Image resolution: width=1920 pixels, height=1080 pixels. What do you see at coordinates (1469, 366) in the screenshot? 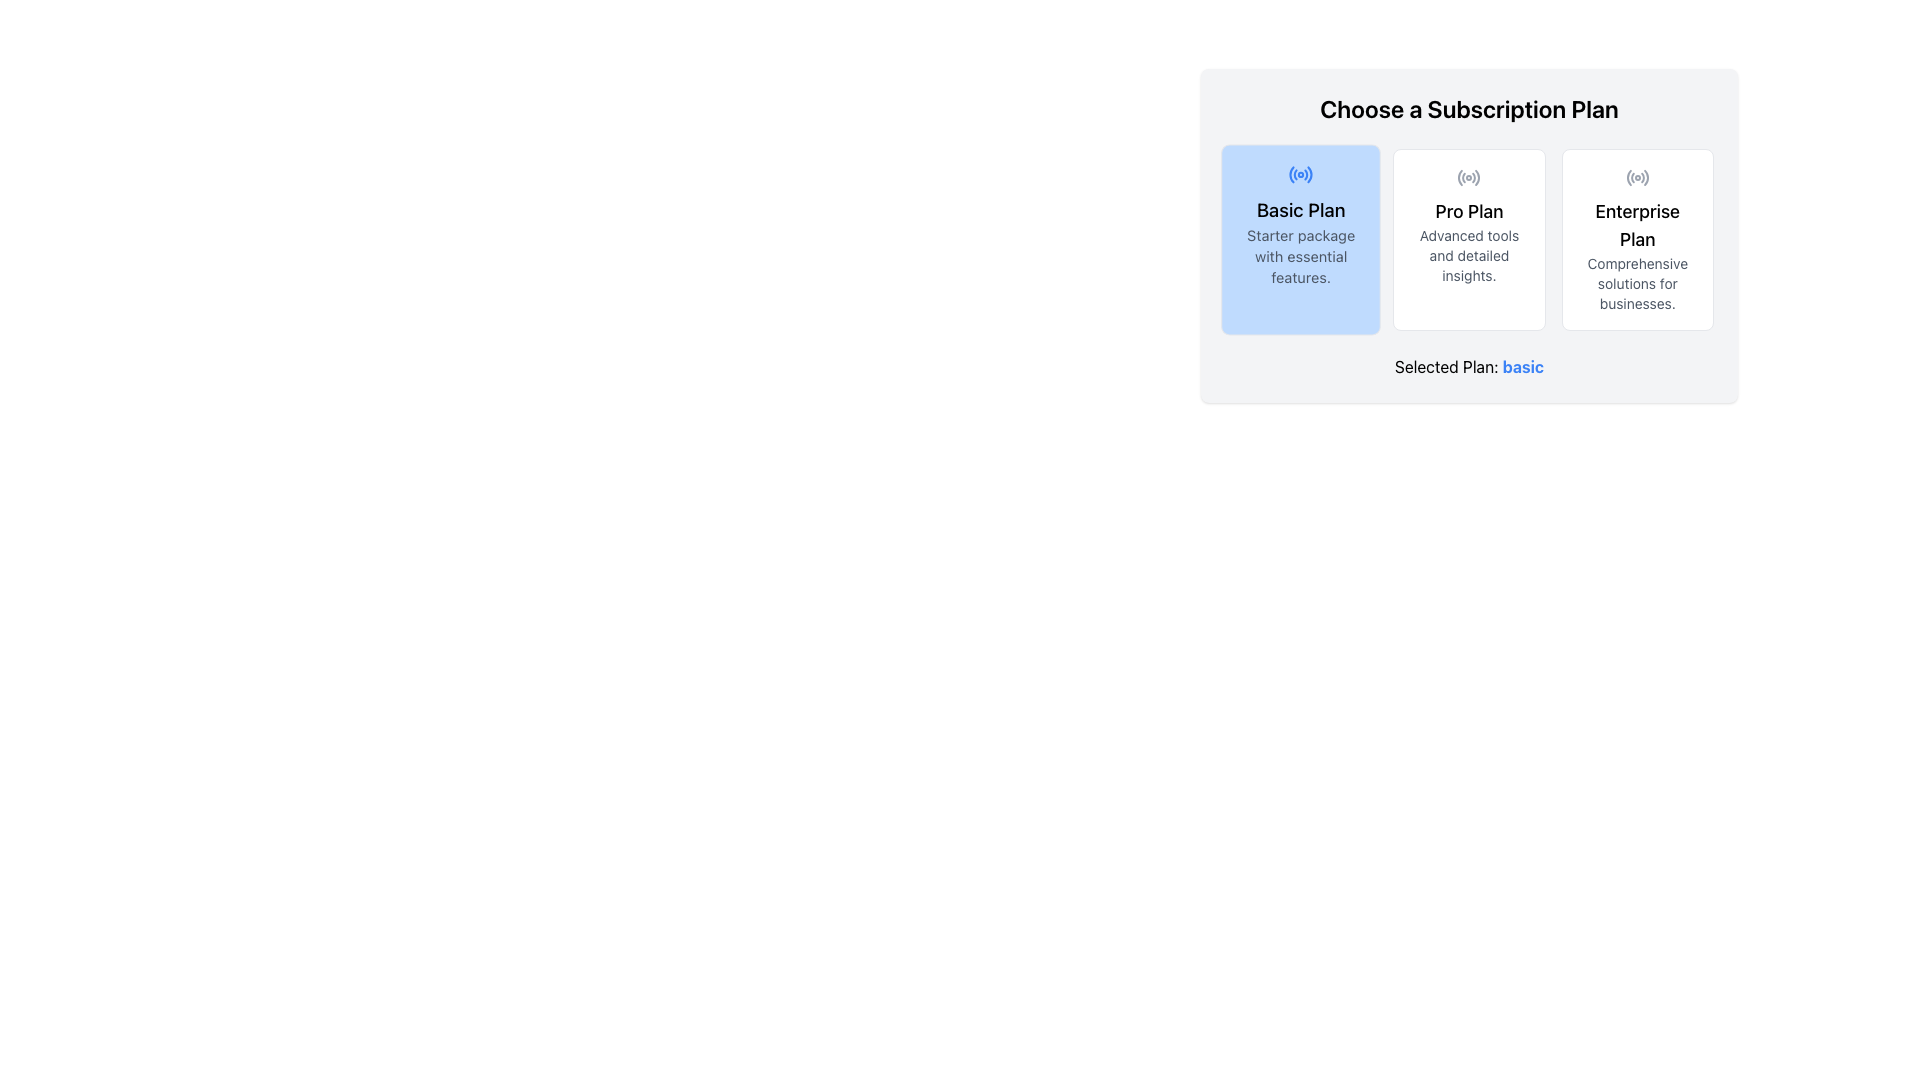
I see `the text label displaying the user's currently selected subscription plan, which is uniquely positioned at the bottom of the subscription plan selector` at bounding box center [1469, 366].